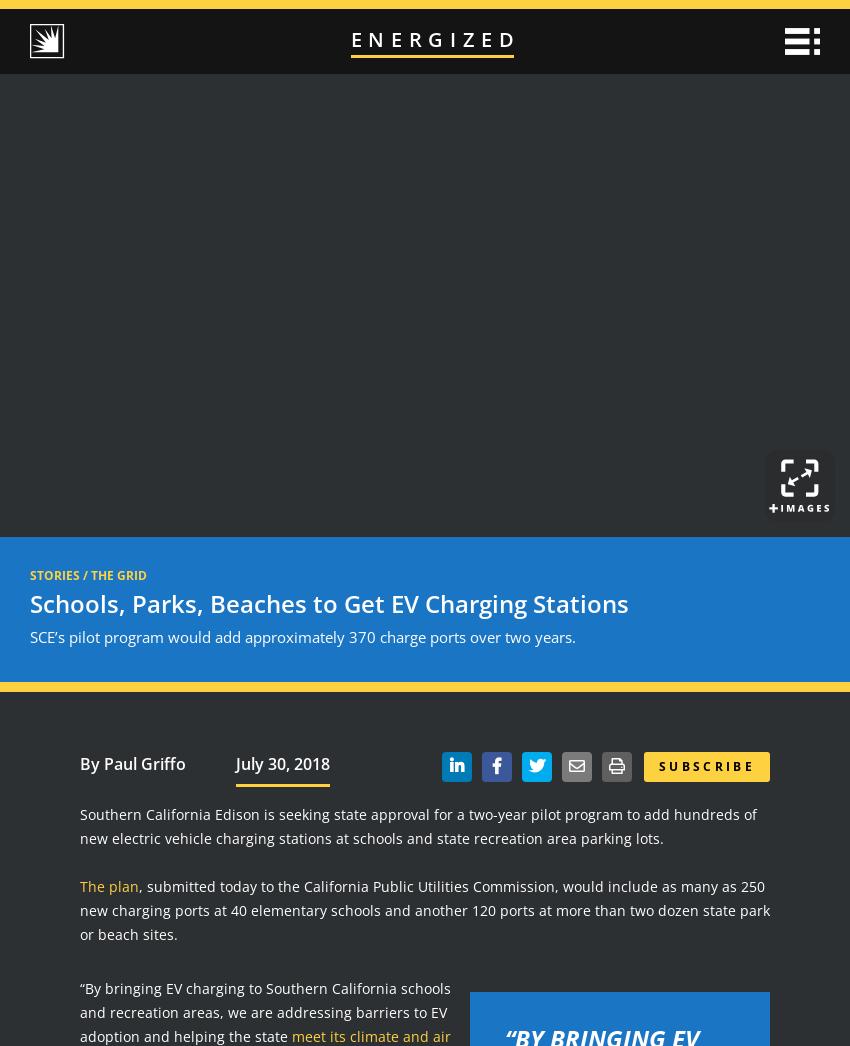 The image size is (850, 1046). Describe the element at coordinates (29, 603) in the screenshot. I see `'Schools, Parks, Beaches to Get EV Charging Stations'` at that location.